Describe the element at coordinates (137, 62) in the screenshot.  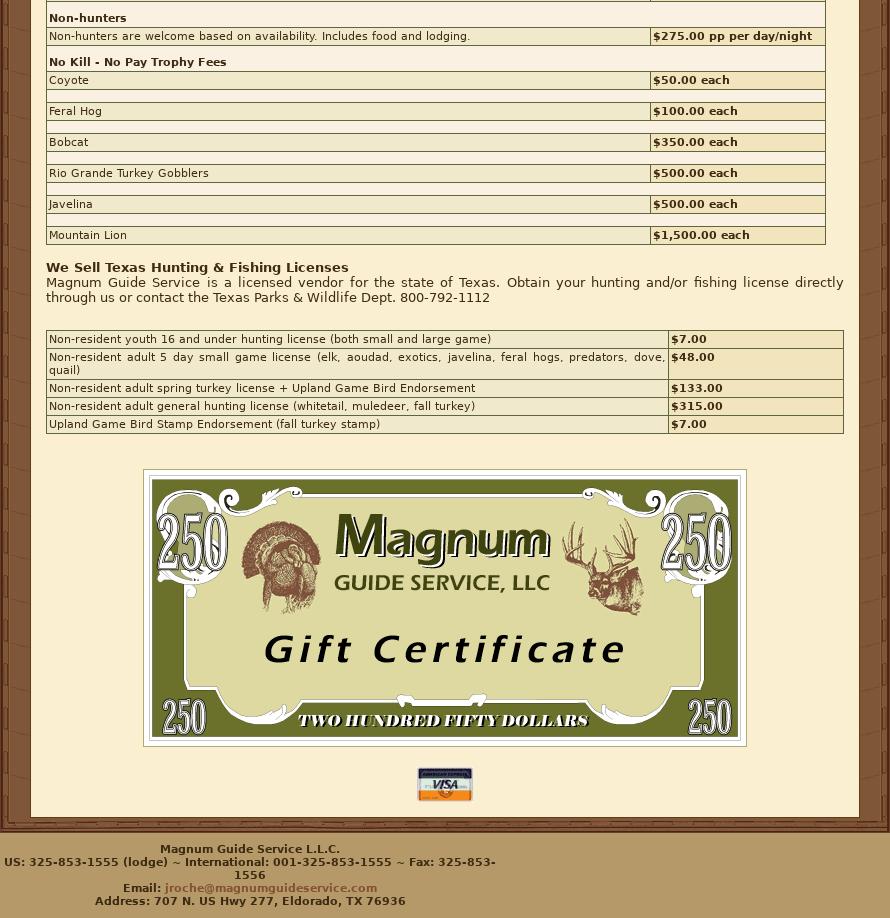
I see `'No Kill - No Pay Trophy Fees'` at that location.